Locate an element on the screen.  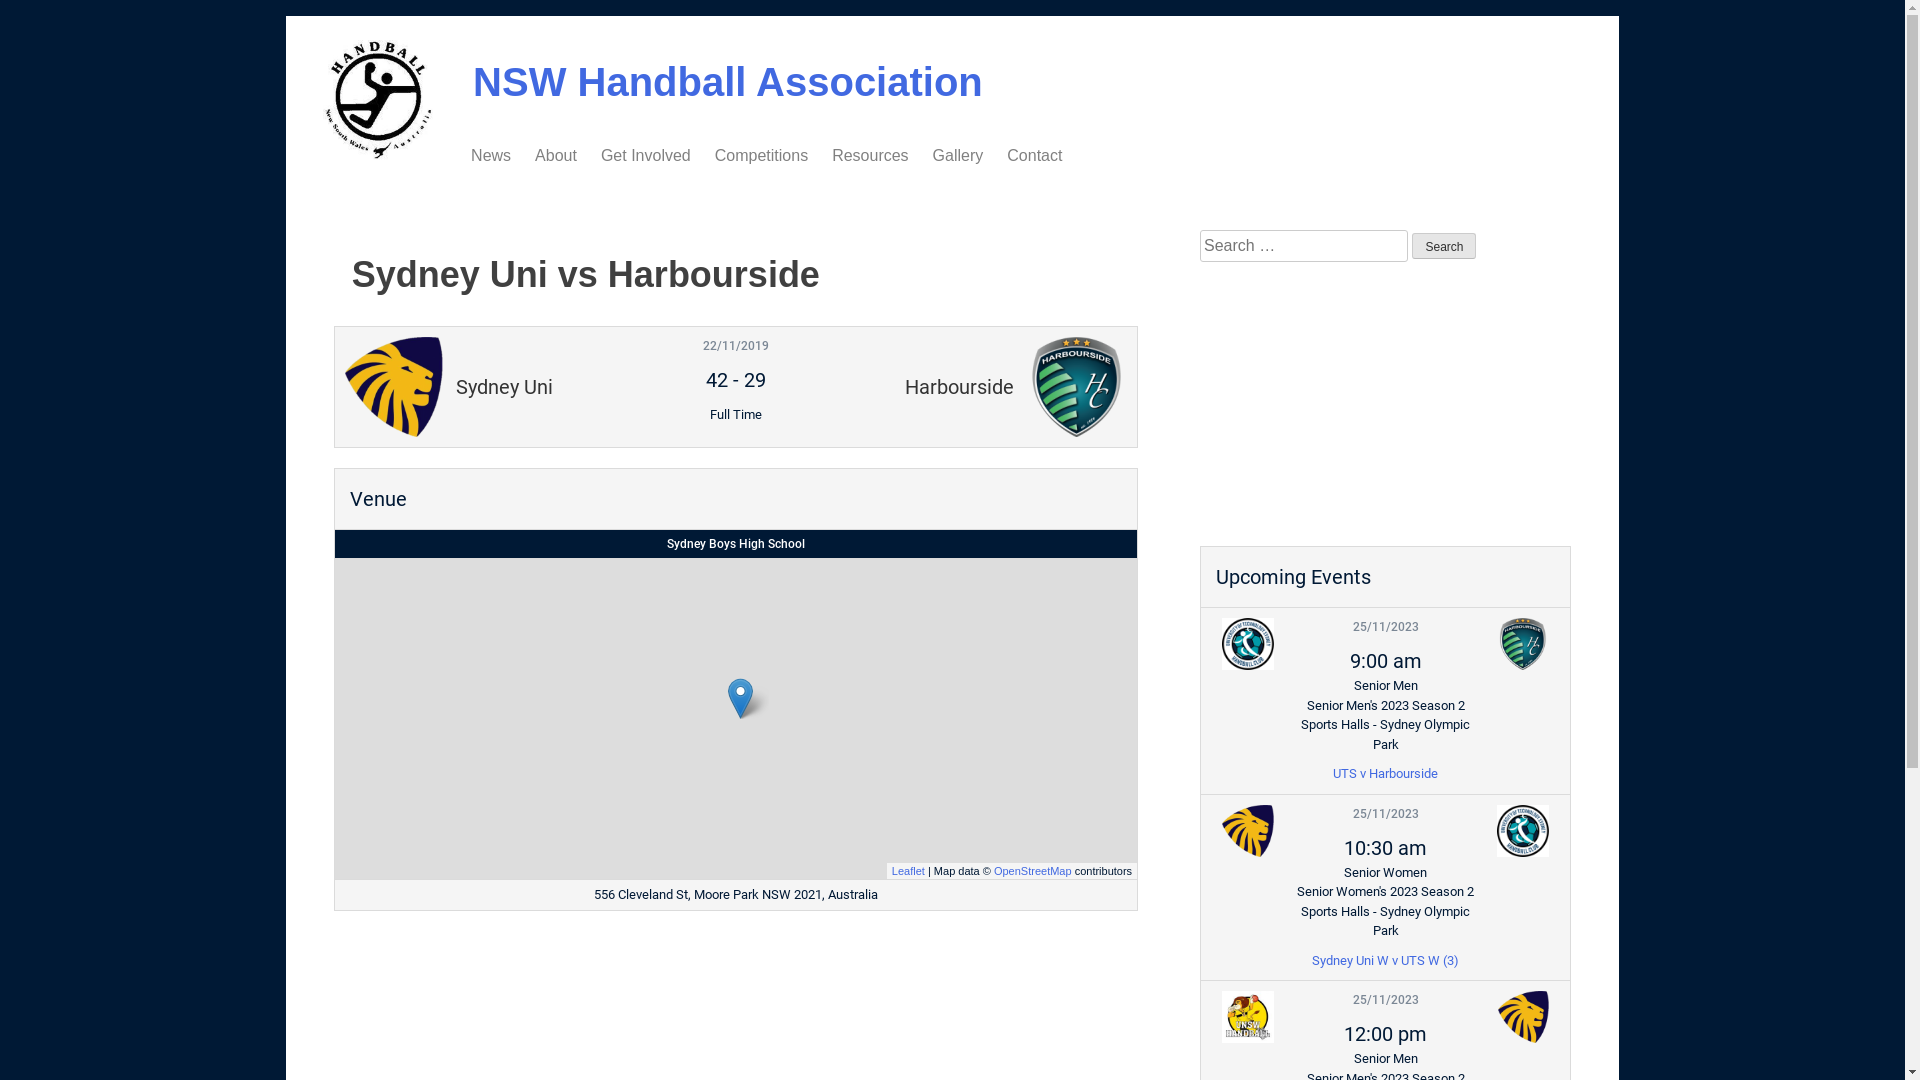
'UTS (w)' is located at coordinates (1486, 829).